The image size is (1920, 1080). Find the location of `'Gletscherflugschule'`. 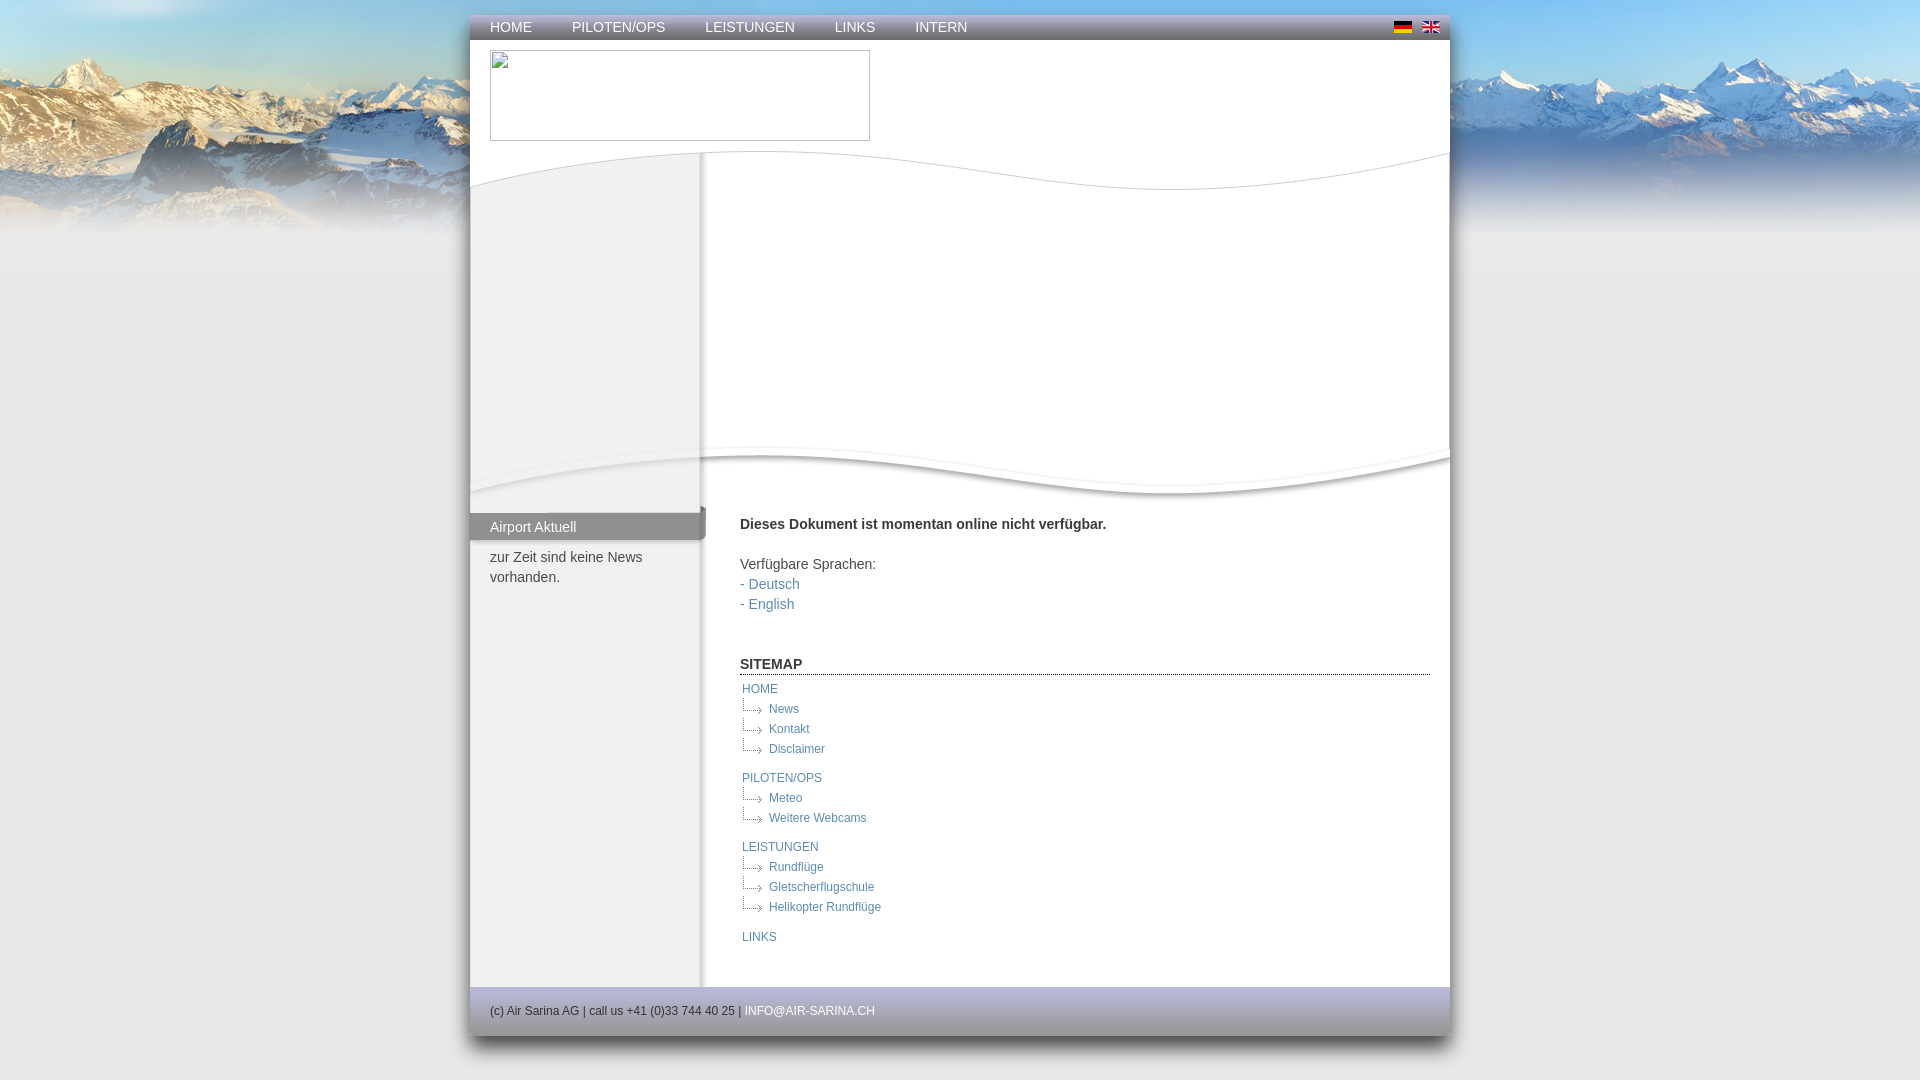

'Gletscherflugschule' is located at coordinates (820, 886).